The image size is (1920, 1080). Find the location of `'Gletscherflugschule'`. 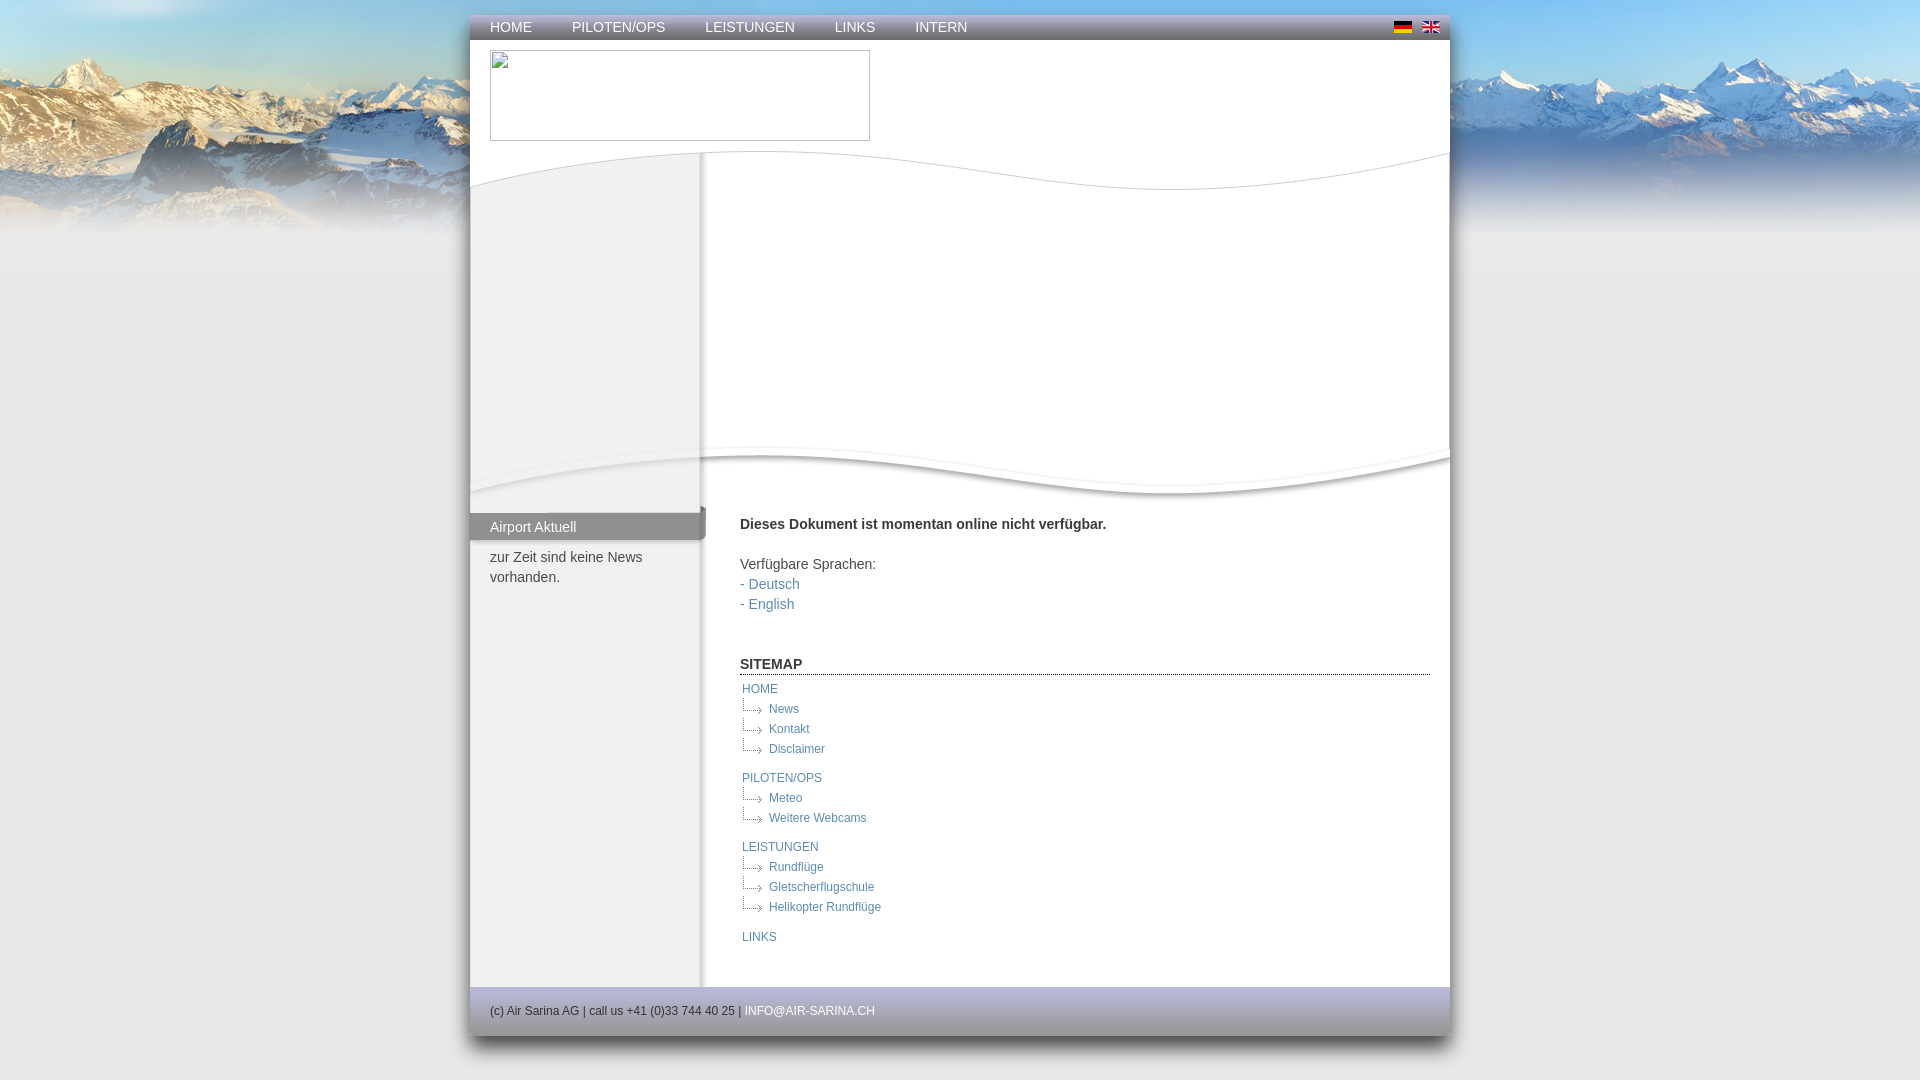

'Gletscherflugschule' is located at coordinates (820, 886).